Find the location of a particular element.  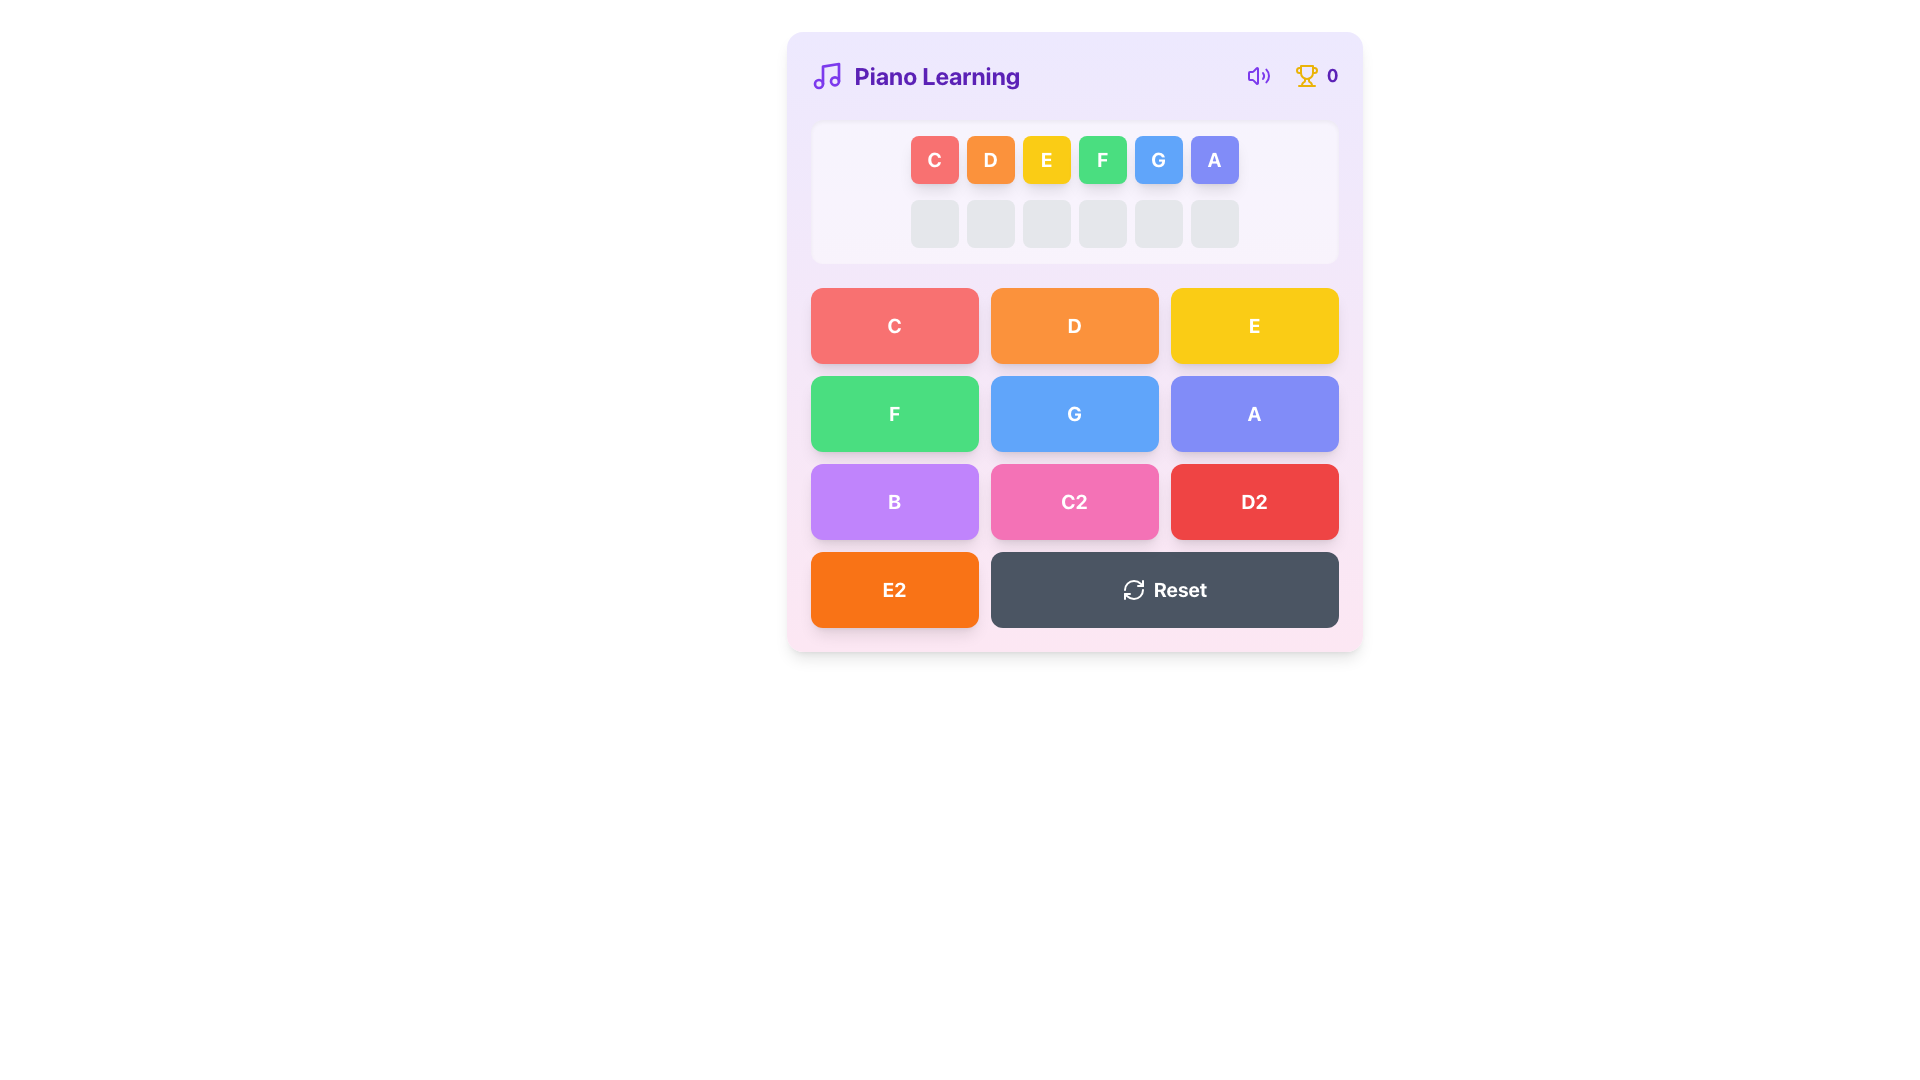

the rectangular button with rounded corners, a pink background, and bold white text 'C2' is located at coordinates (1073, 500).